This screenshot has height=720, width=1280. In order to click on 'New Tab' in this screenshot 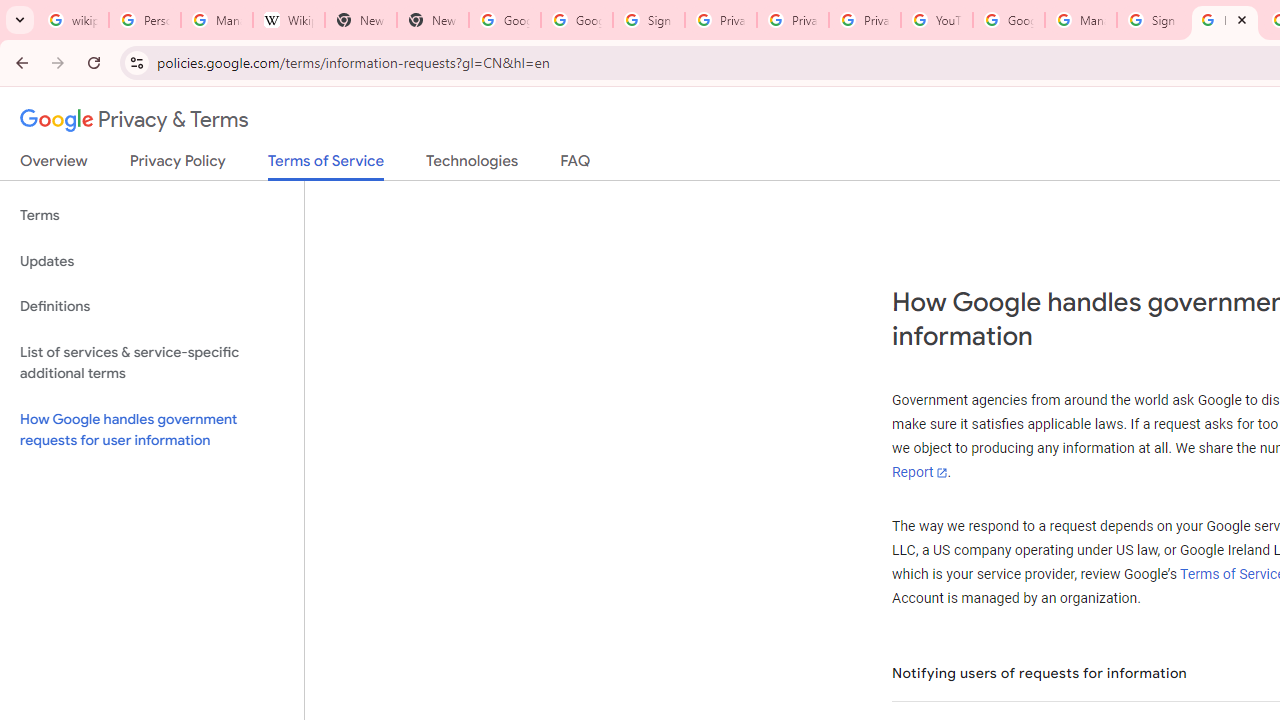, I will do `click(431, 20)`.